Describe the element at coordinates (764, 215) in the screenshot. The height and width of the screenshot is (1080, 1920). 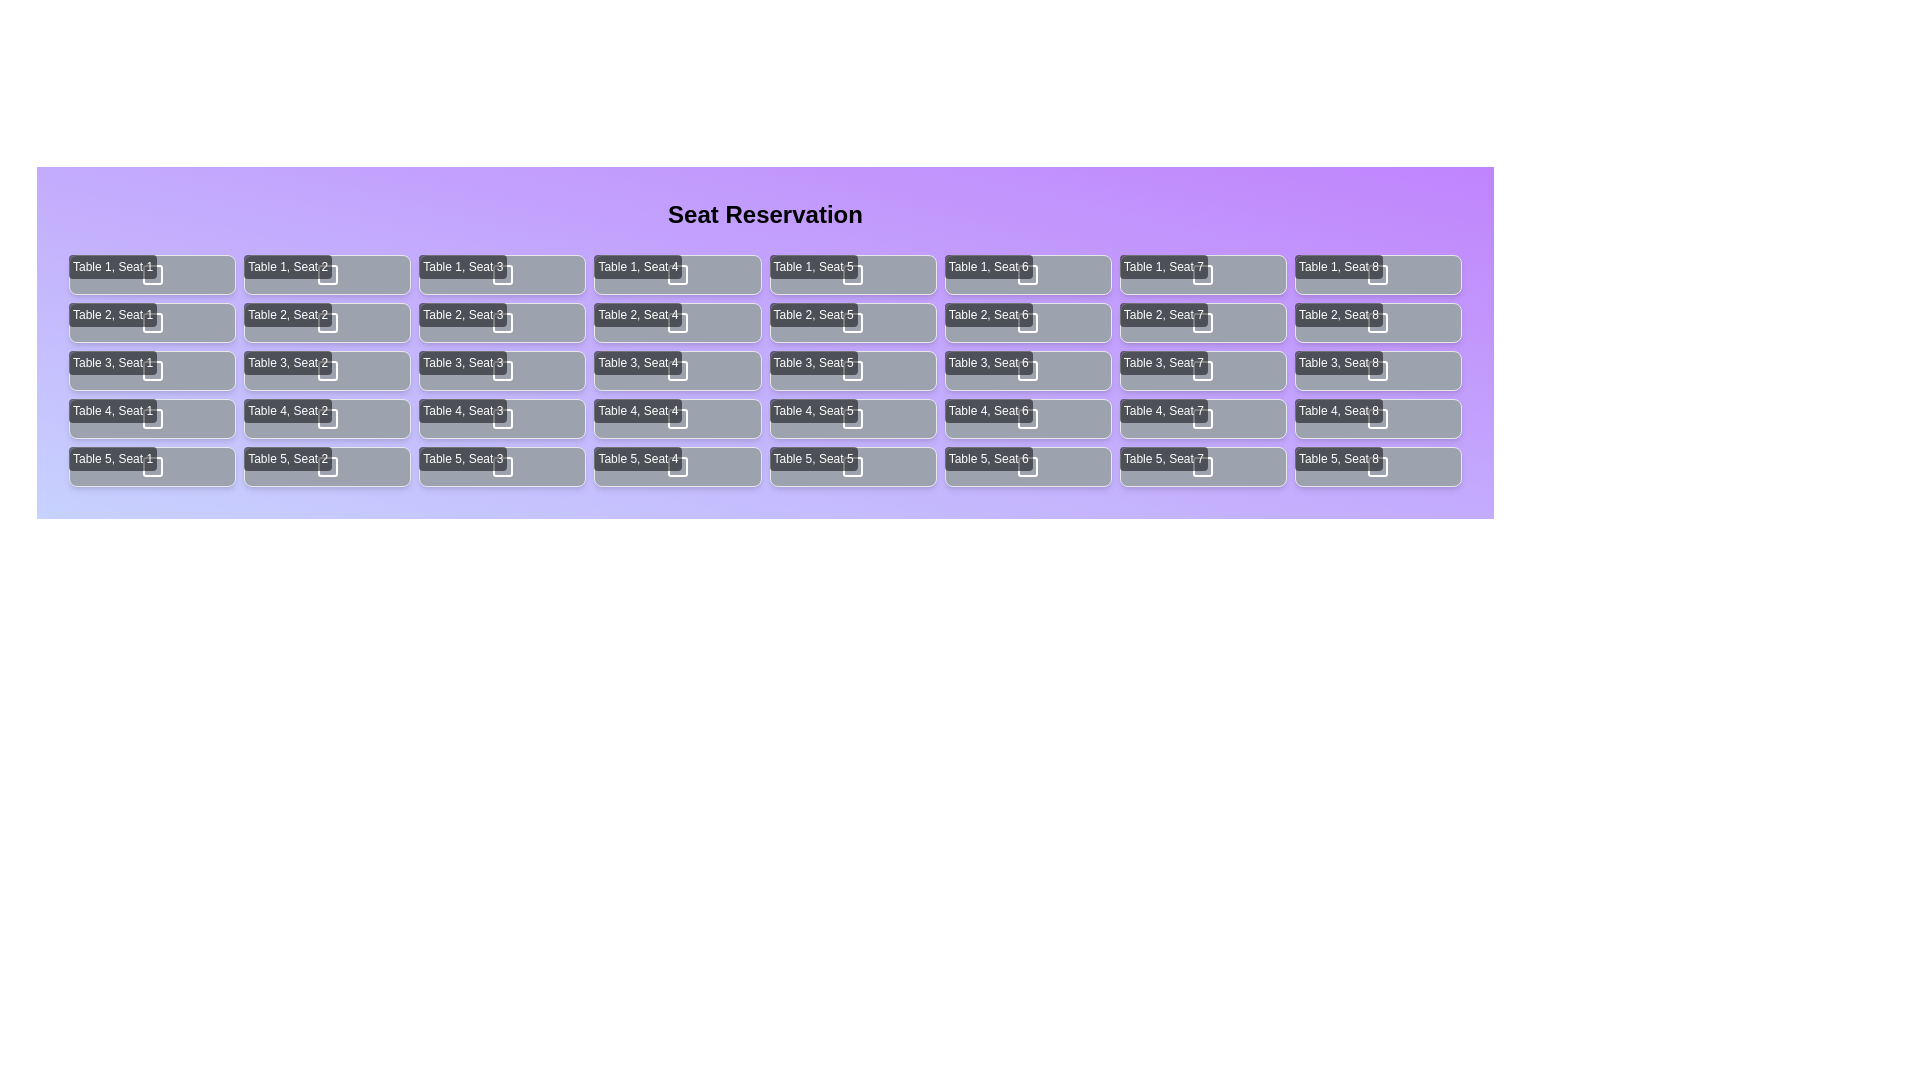
I see `the title 'Seat Reservation' displayed at the top of the component` at that location.